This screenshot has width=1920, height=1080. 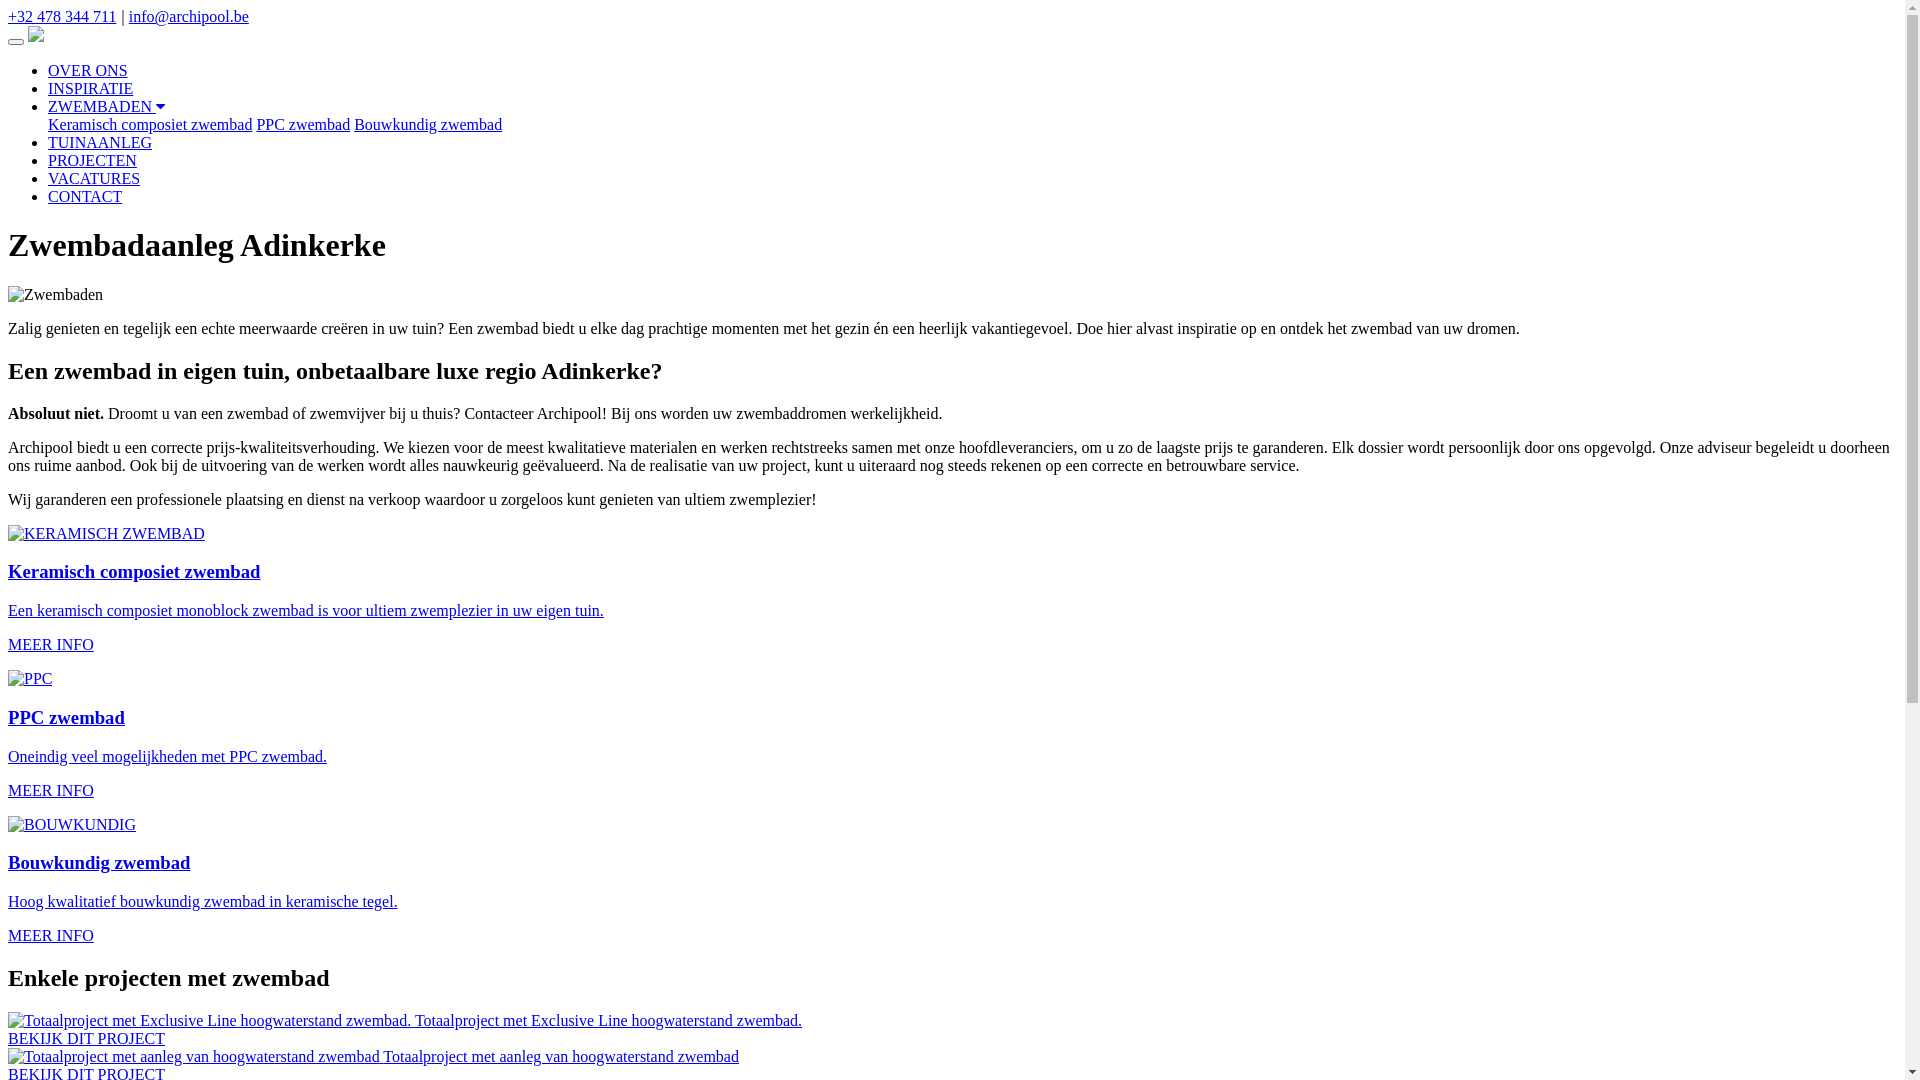 What do you see at coordinates (128, 16) in the screenshot?
I see `'info@archipool.be'` at bounding box center [128, 16].